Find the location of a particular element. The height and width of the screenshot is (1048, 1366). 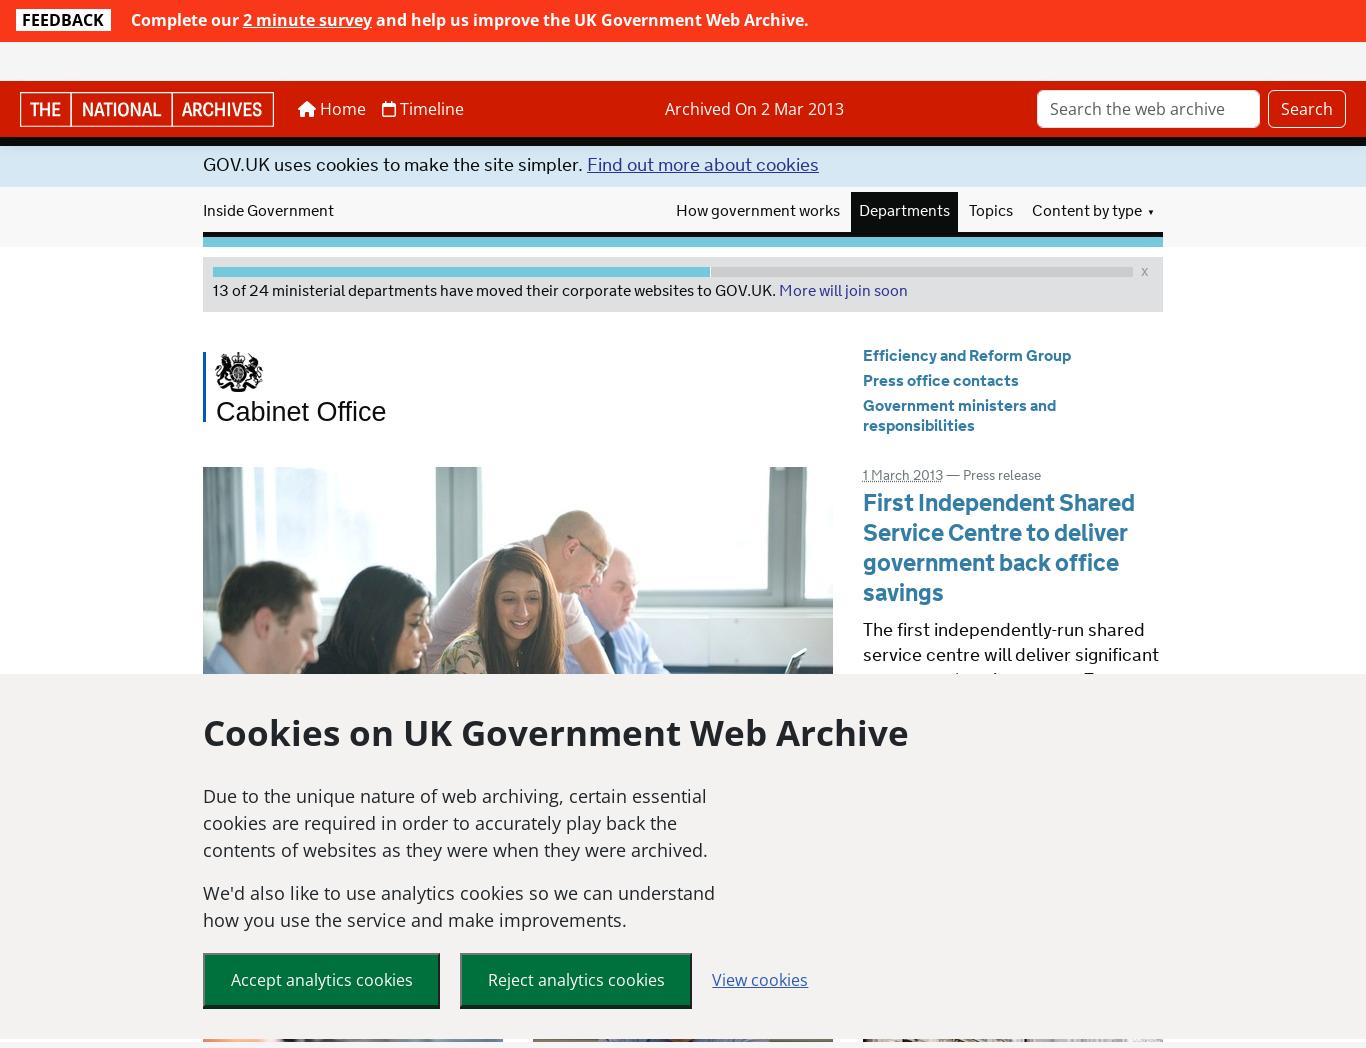

'Archived On
         
          2 Mar 2013' is located at coordinates (755, 70).